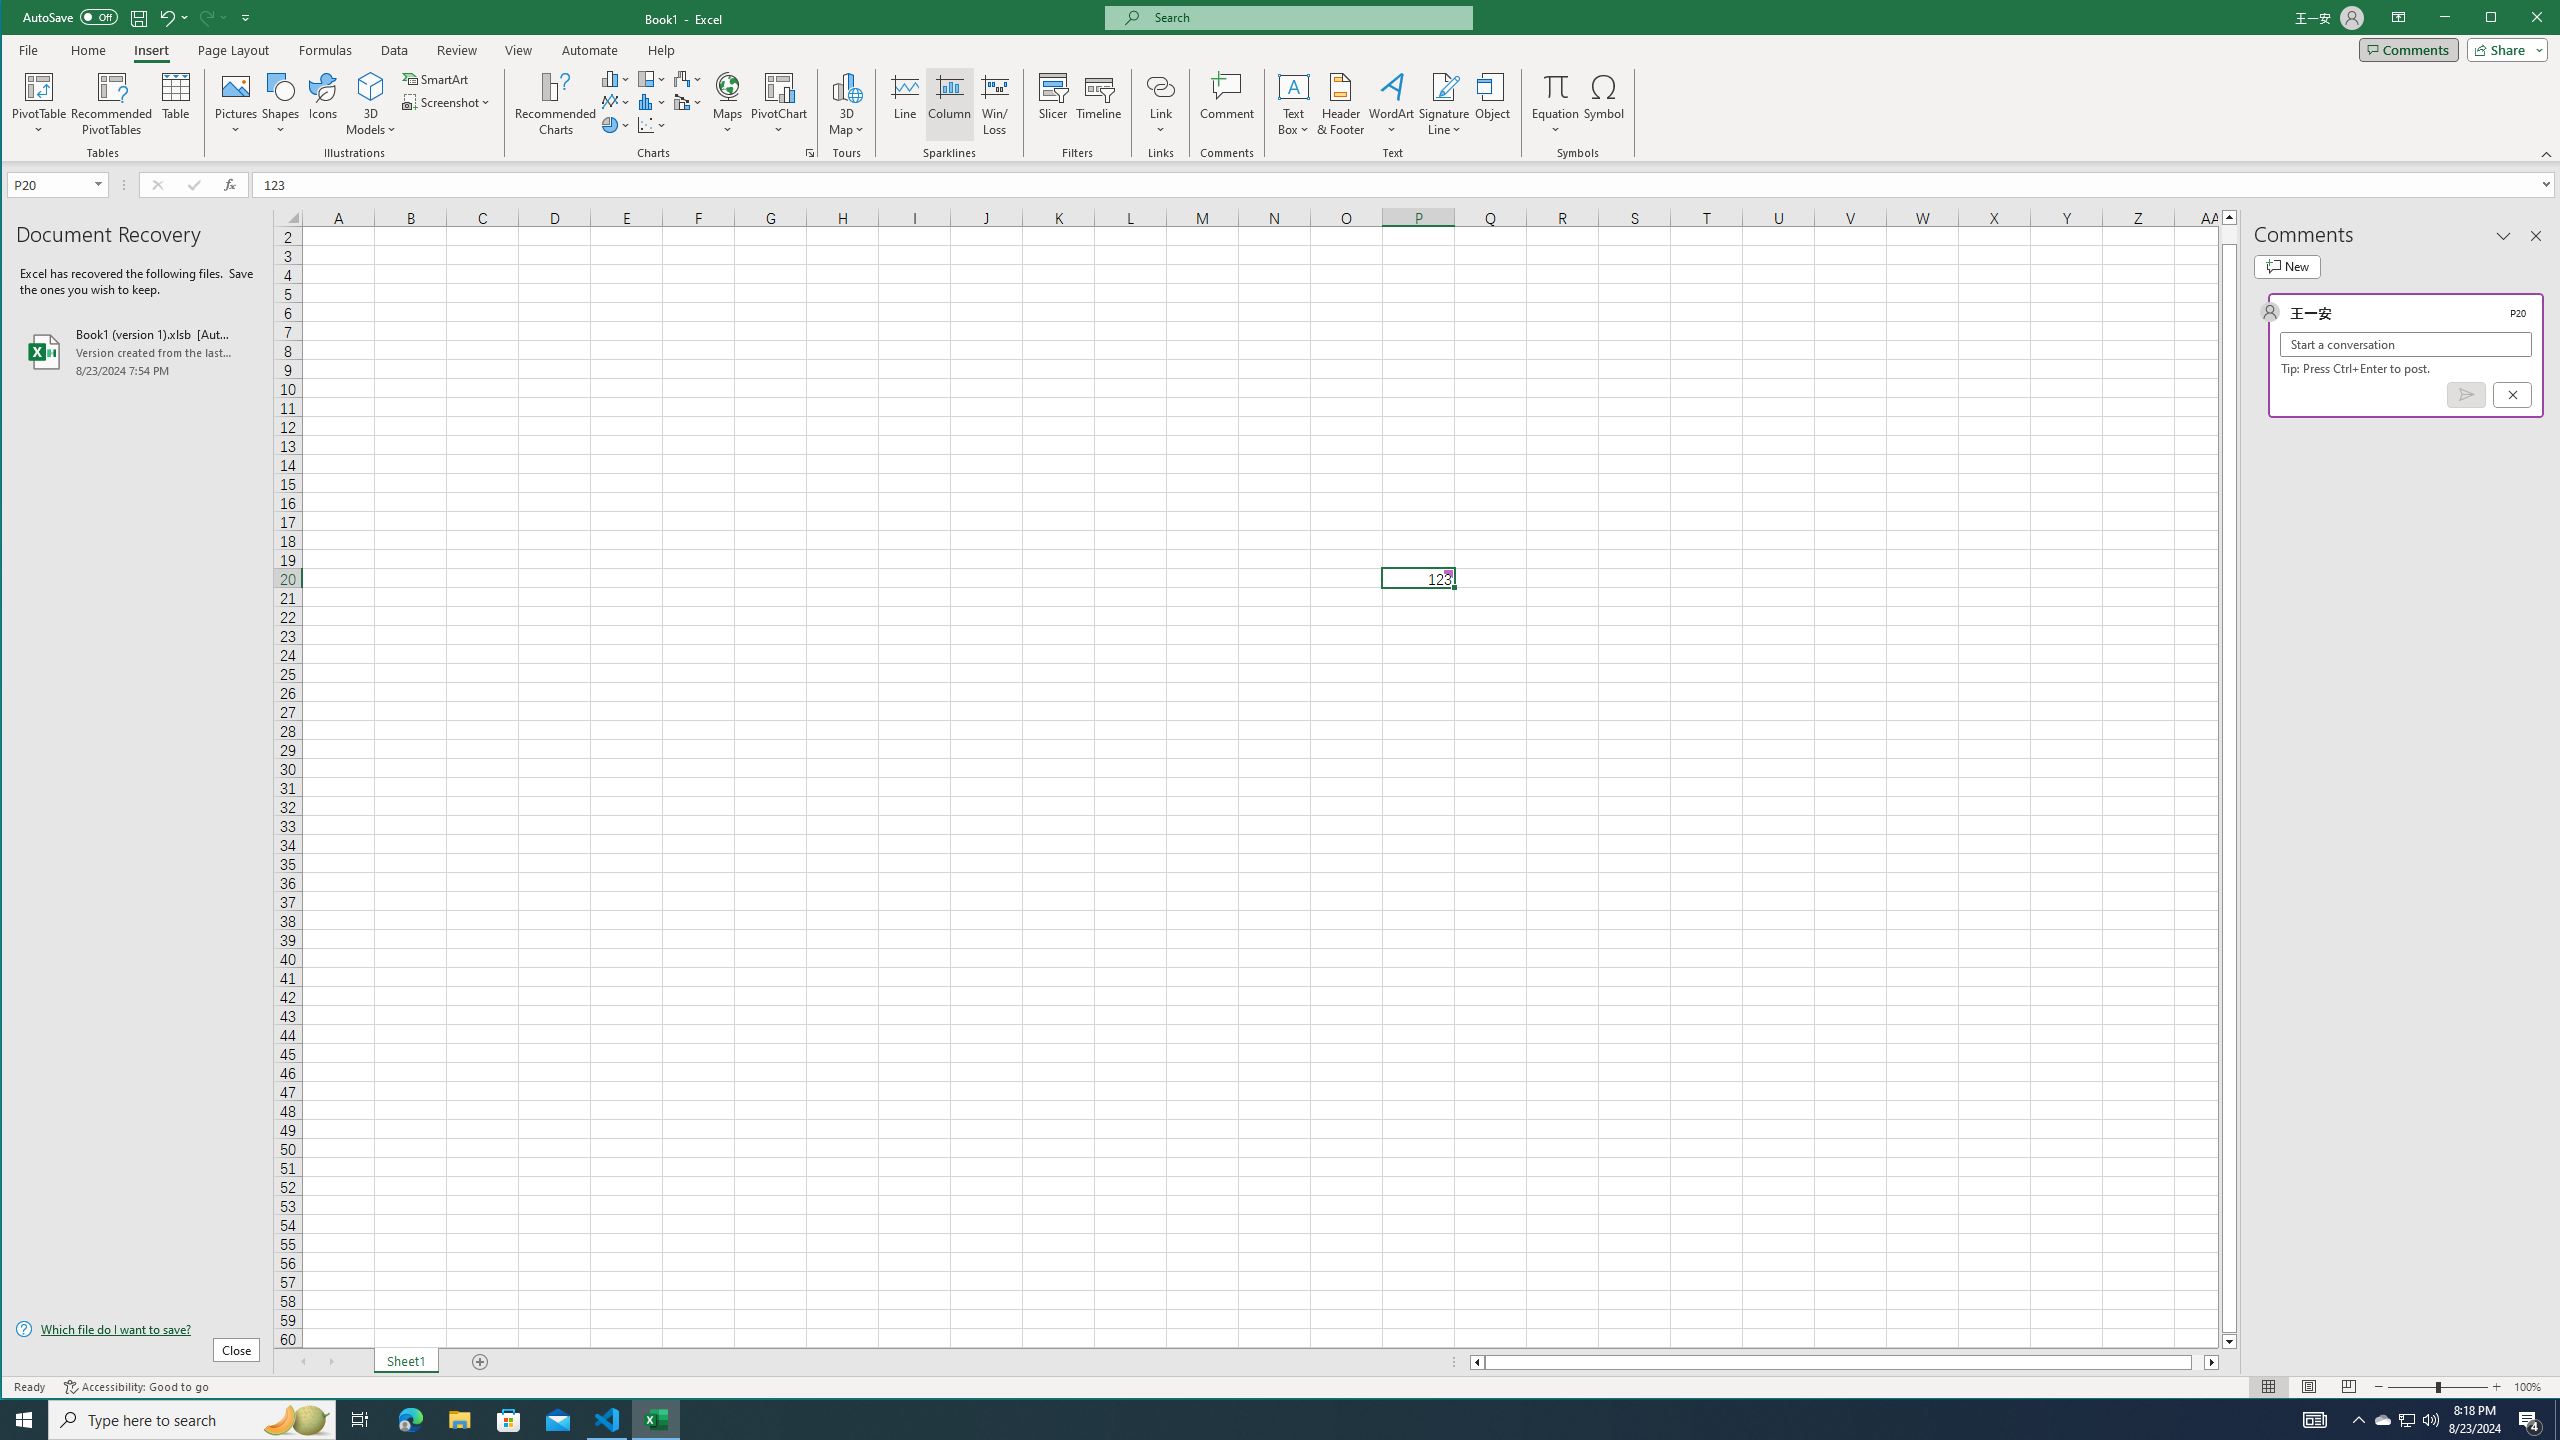  What do you see at coordinates (607, 1418) in the screenshot?
I see `'Visual Studio Code - 1 running window'` at bounding box center [607, 1418].